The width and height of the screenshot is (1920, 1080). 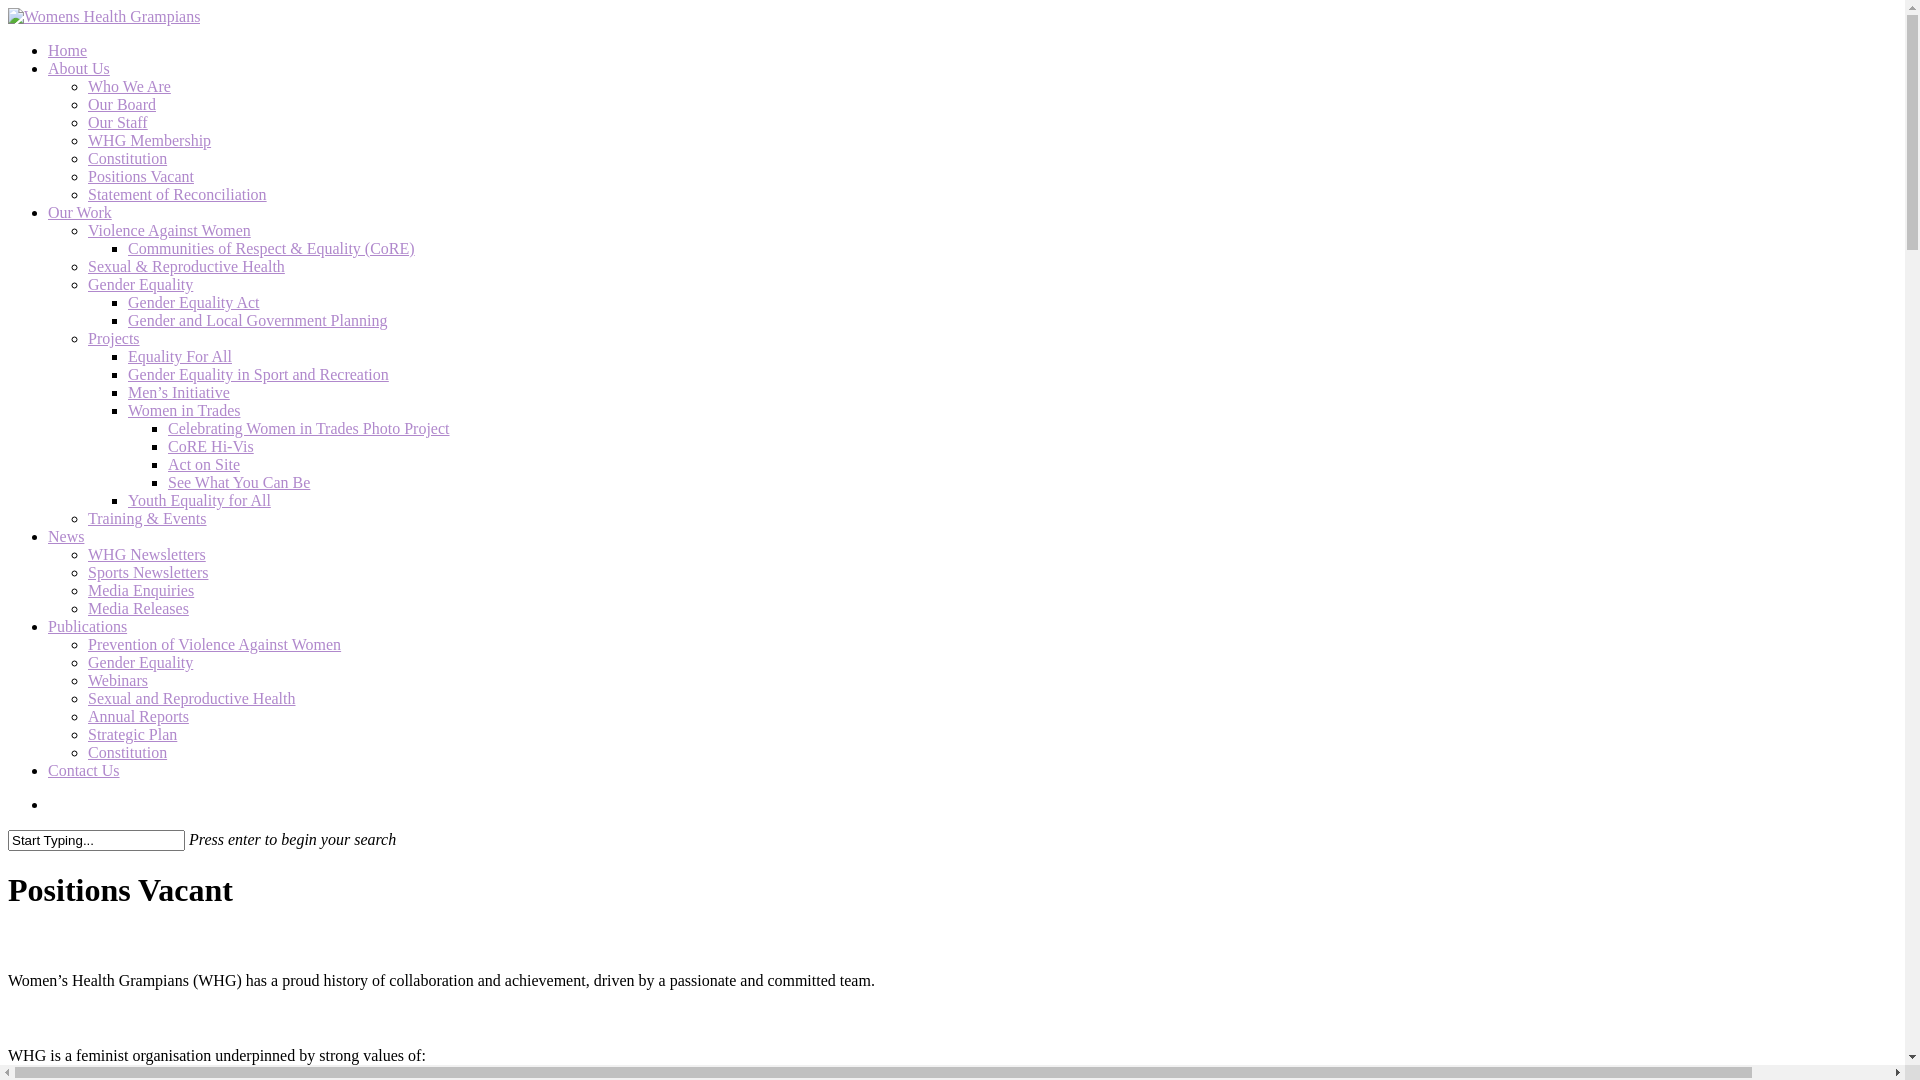 I want to click on 'Gender Equality in Sport and Recreation', so click(x=127, y=374).